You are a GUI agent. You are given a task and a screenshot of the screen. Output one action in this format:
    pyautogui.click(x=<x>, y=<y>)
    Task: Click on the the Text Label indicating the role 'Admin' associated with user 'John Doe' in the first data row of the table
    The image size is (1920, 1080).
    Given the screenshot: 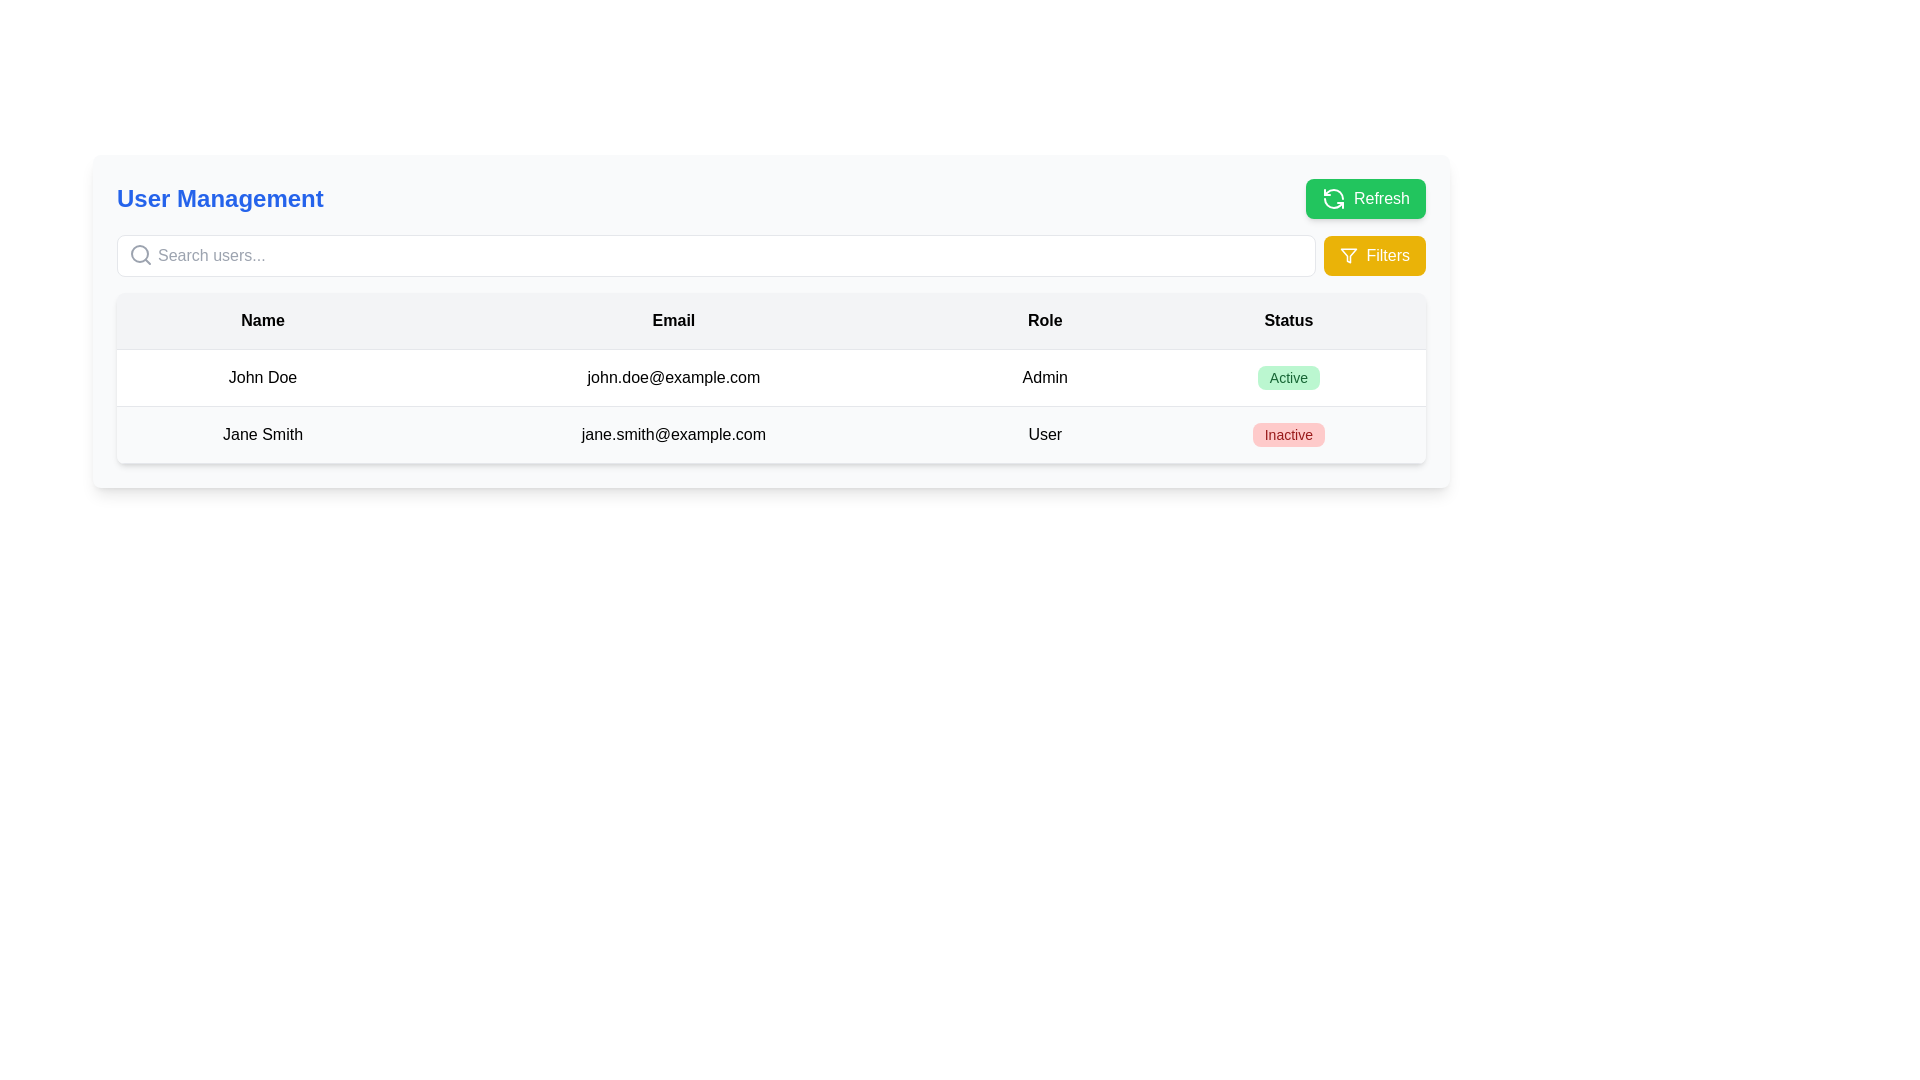 What is the action you would take?
    pyautogui.click(x=1044, y=378)
    